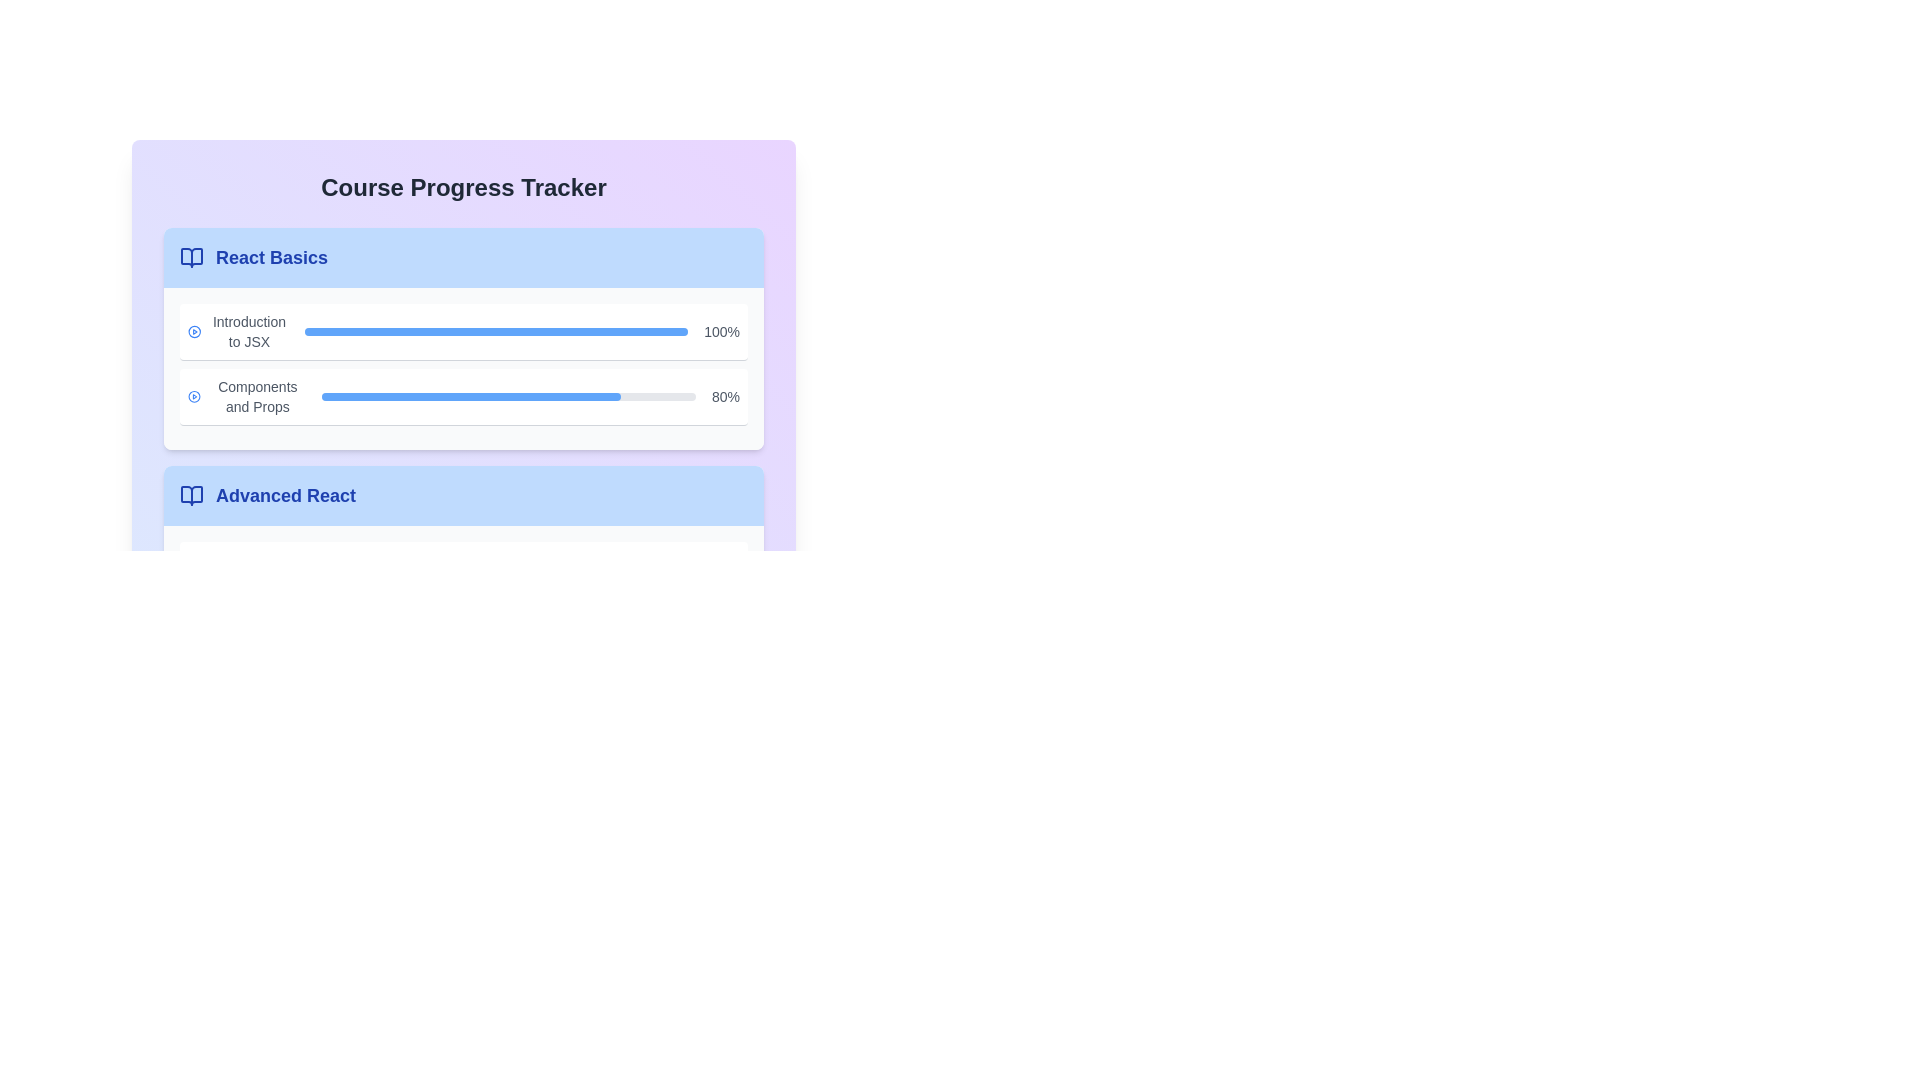  What do you see at coordinates (194, 397) in the screenshot?
I see `the interactive play button icon located in the 'React Basics' section, aligned with the text 'Components and Props'` at bounding box center [194, 397].